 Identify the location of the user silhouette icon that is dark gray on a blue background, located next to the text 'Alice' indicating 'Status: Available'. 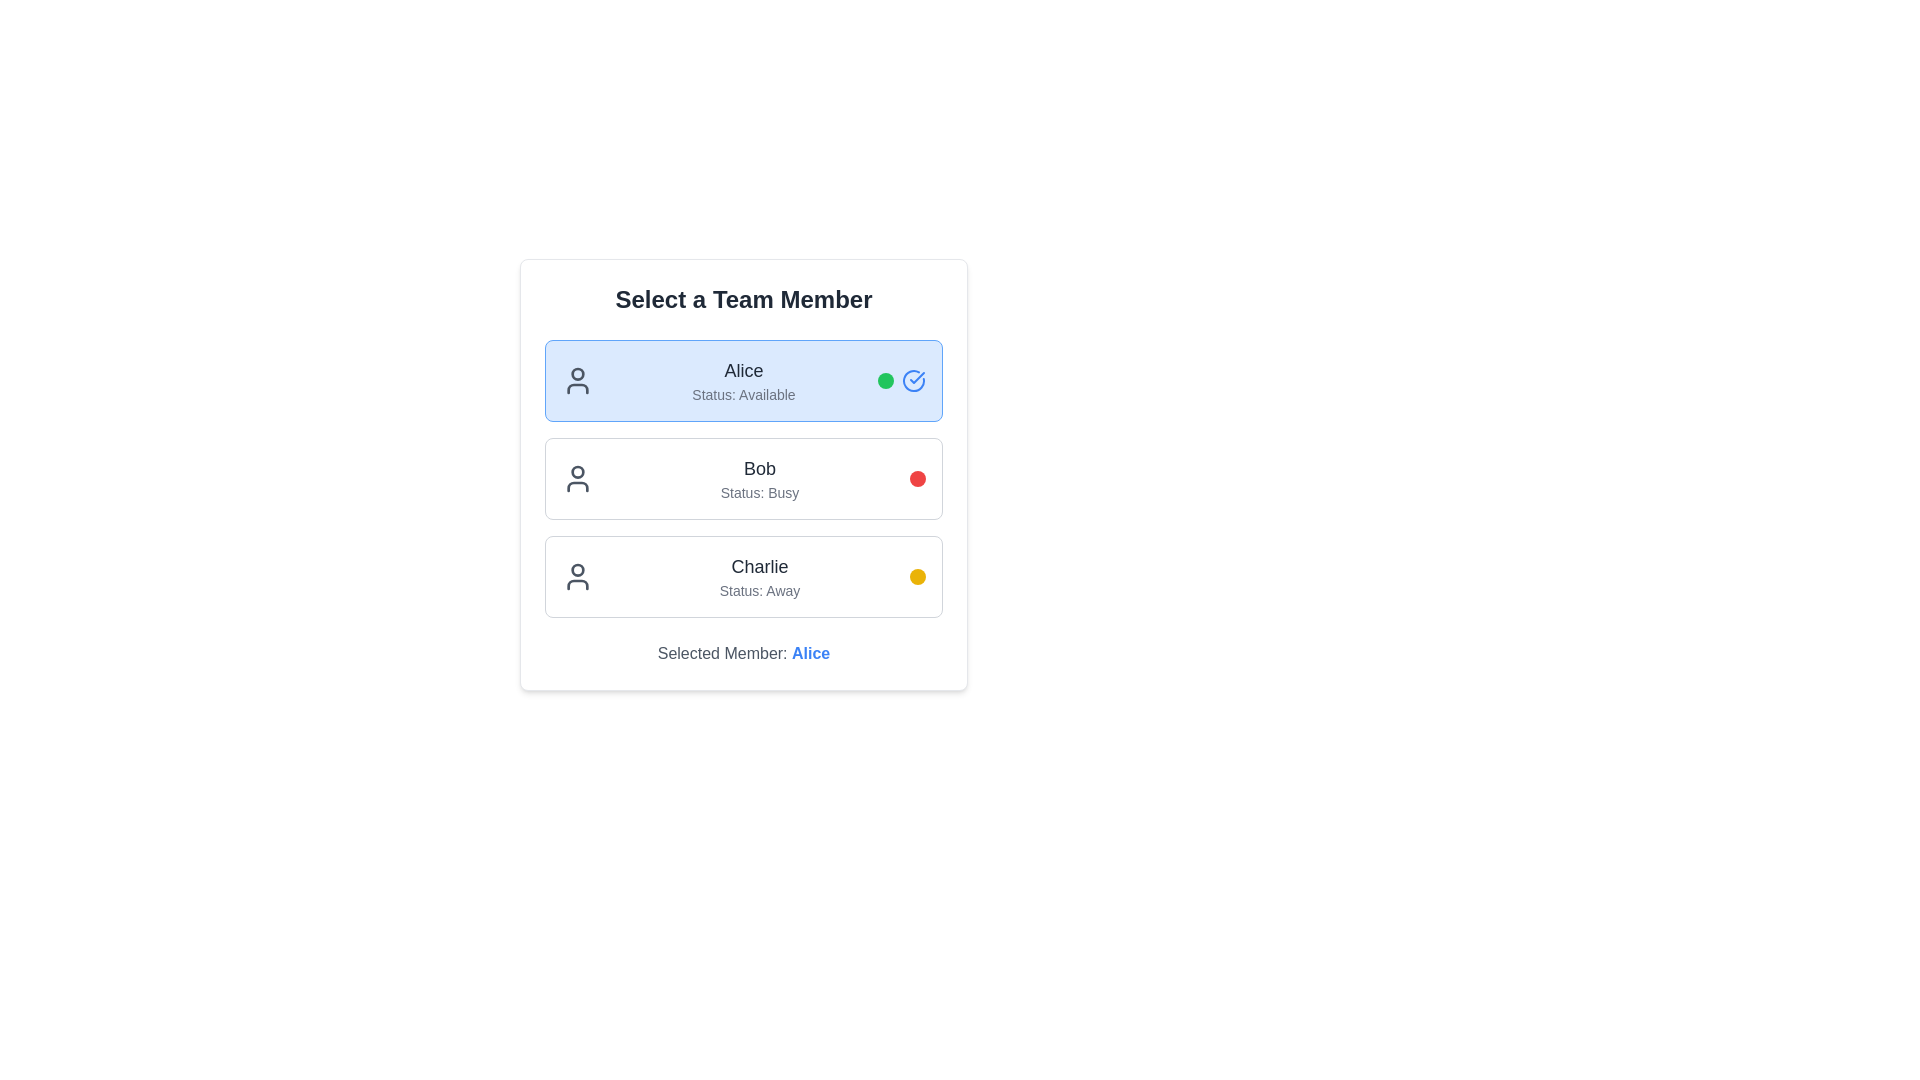
(576, 381).